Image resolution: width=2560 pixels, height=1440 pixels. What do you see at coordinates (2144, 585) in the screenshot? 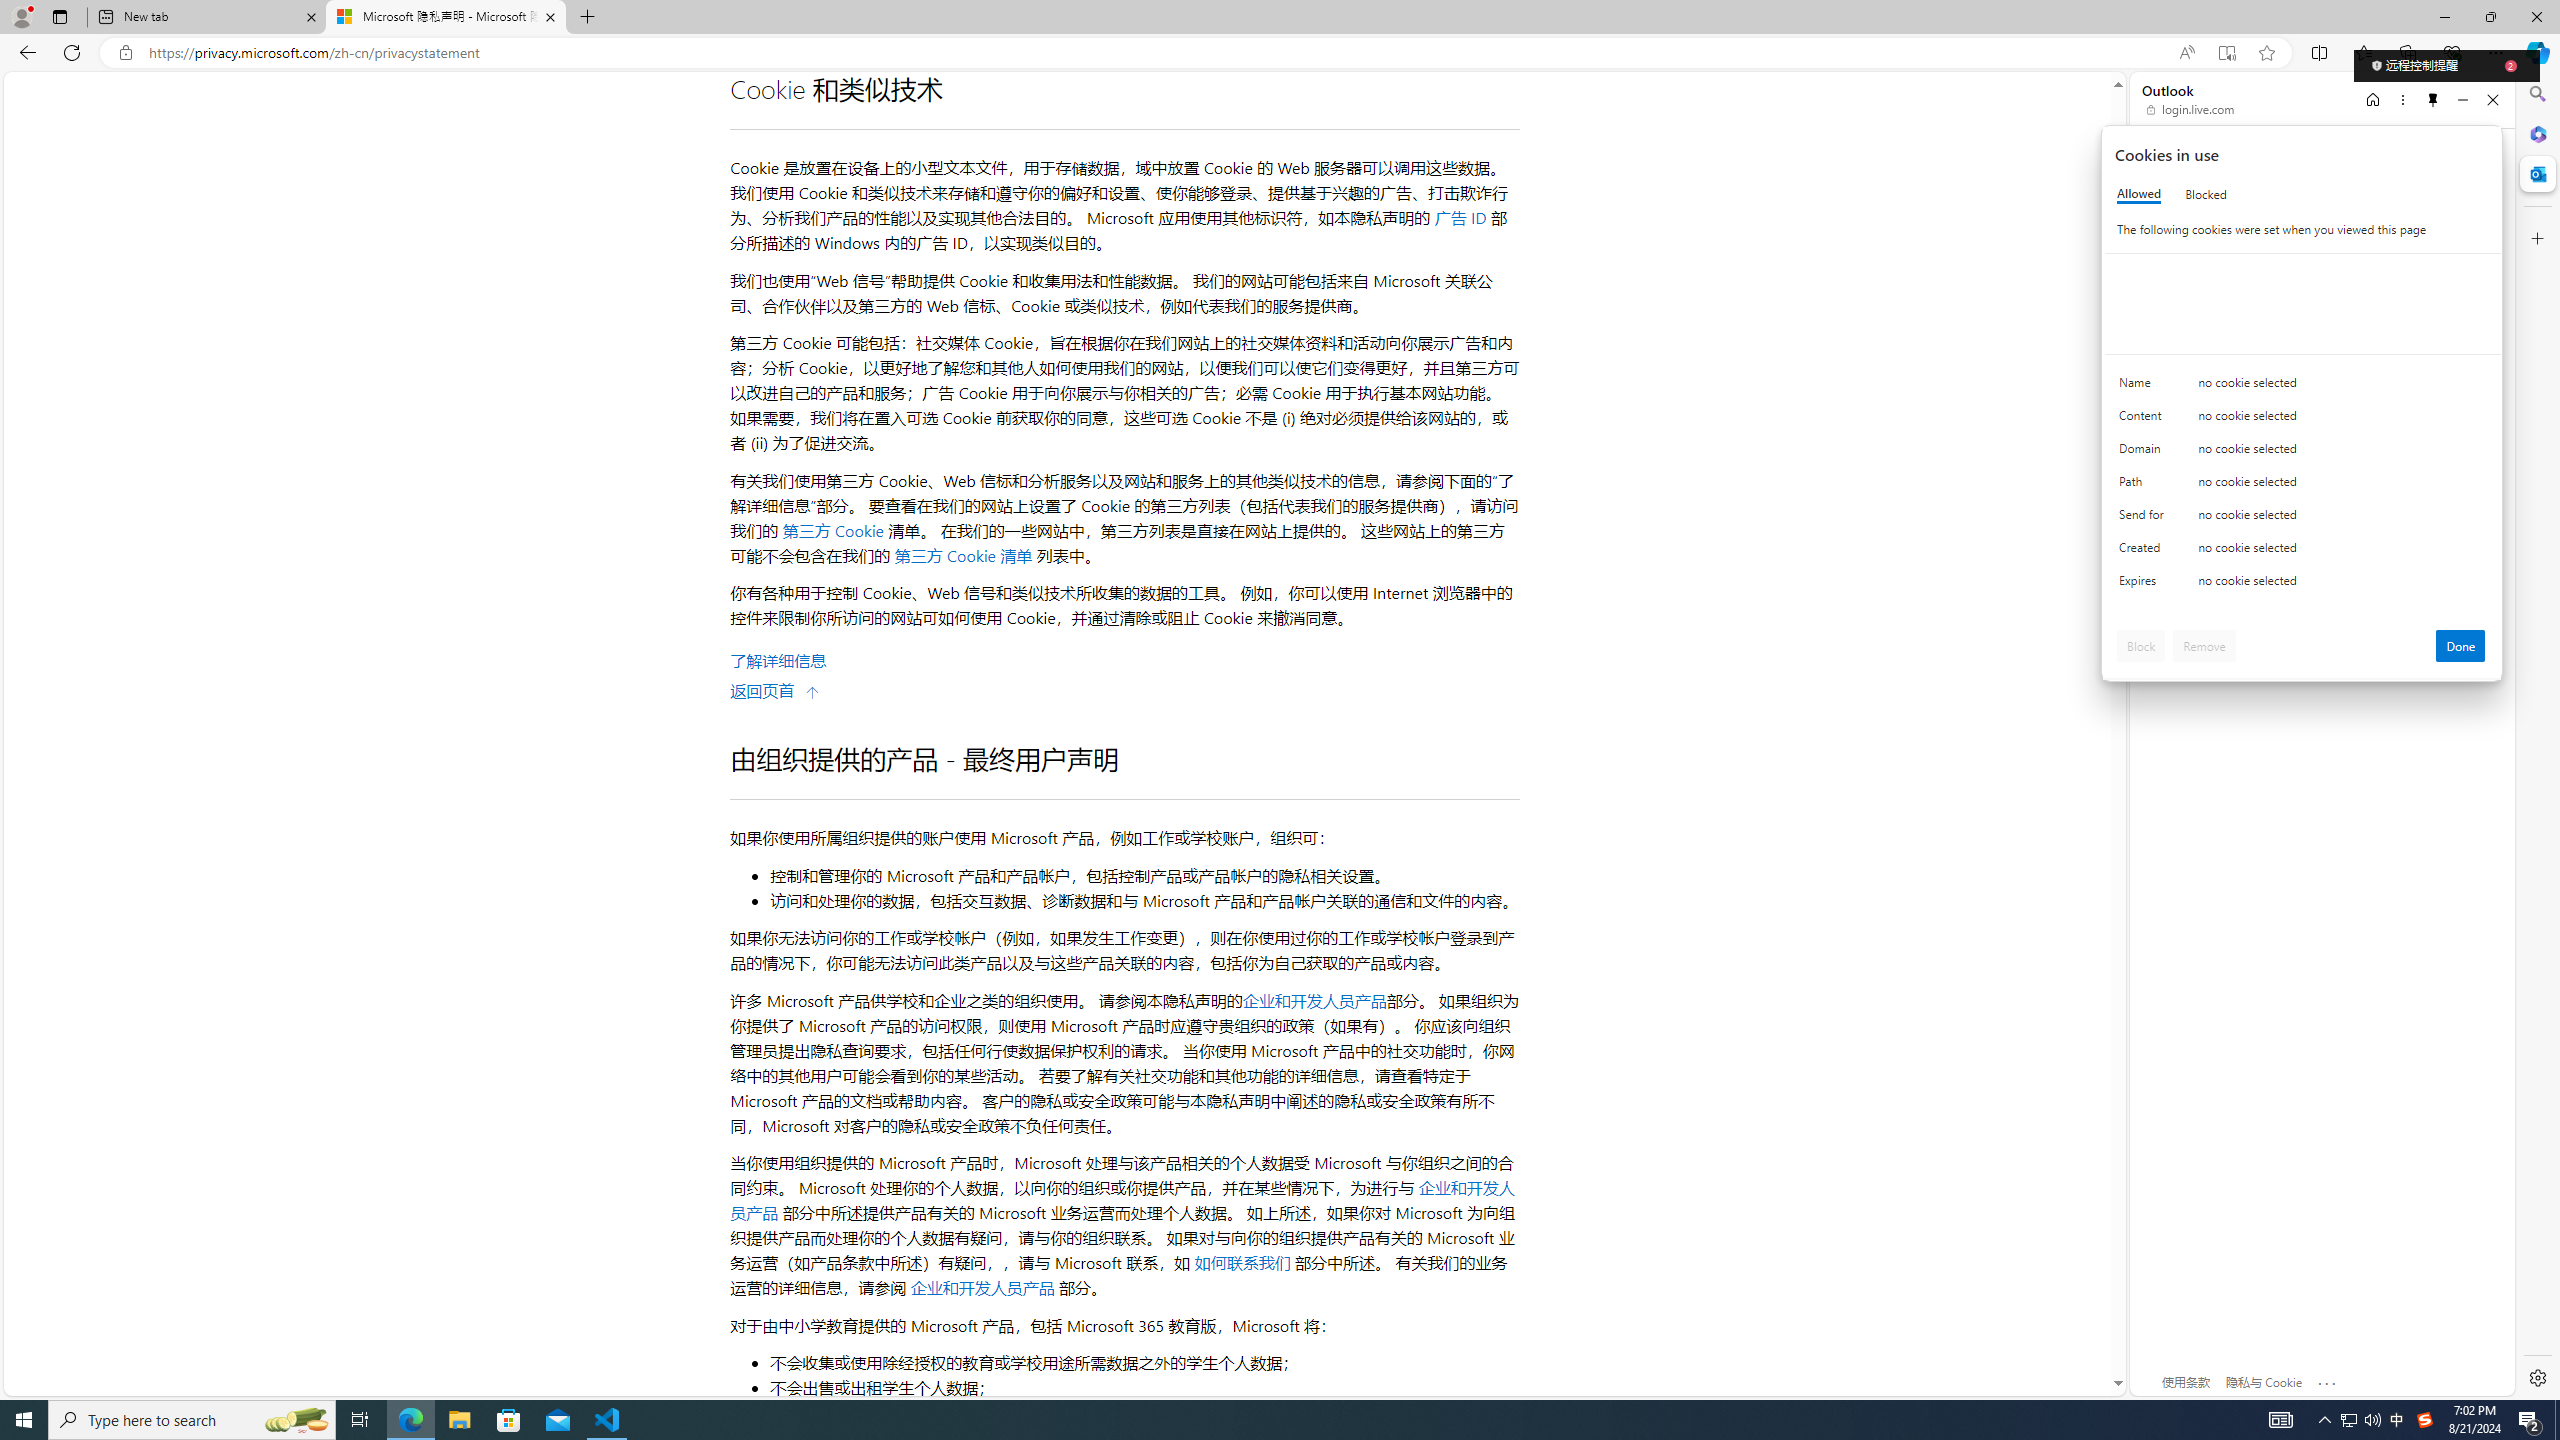
I see `'Expires'` at bounding box center [2144, 585].